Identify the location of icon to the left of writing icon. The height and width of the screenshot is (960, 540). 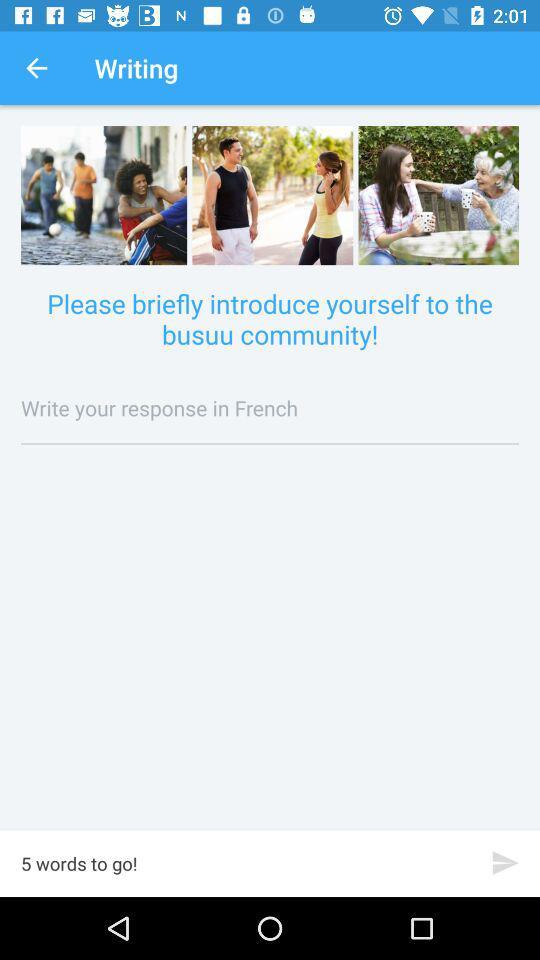
(36, 68).